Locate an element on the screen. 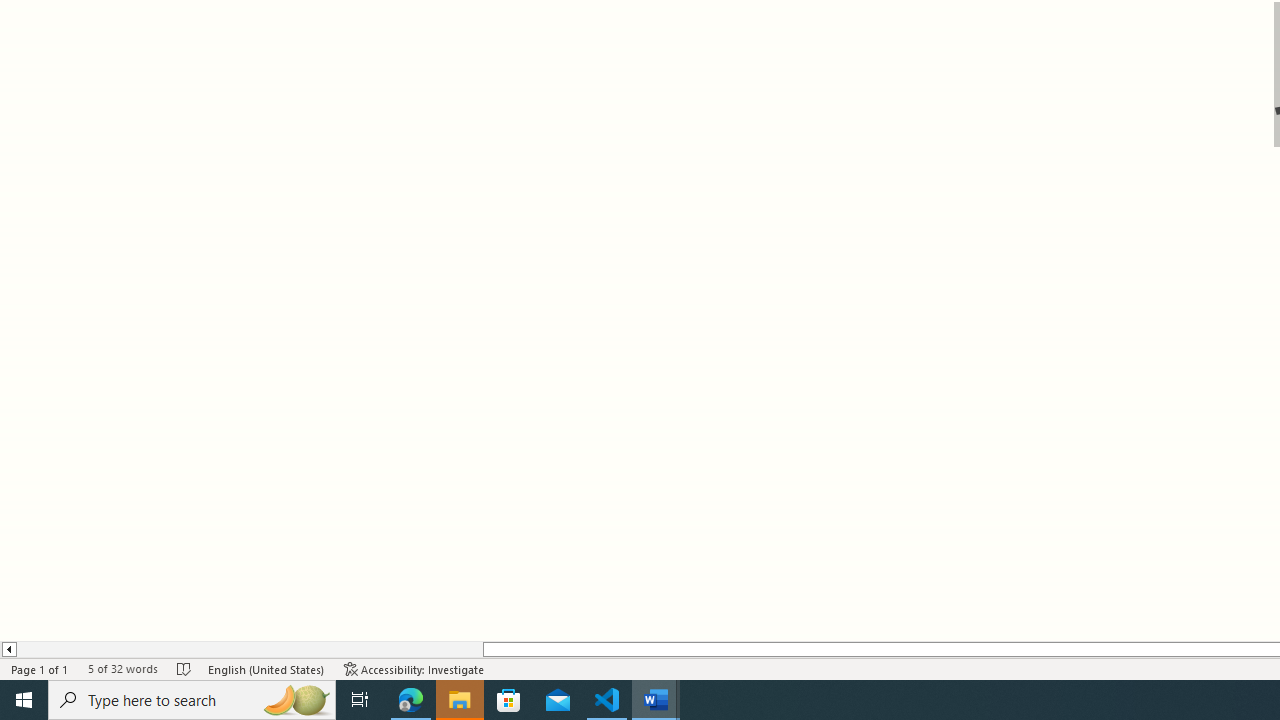  'Spelling and Grammar Check No Errors' is located at coordinates (184, 669).